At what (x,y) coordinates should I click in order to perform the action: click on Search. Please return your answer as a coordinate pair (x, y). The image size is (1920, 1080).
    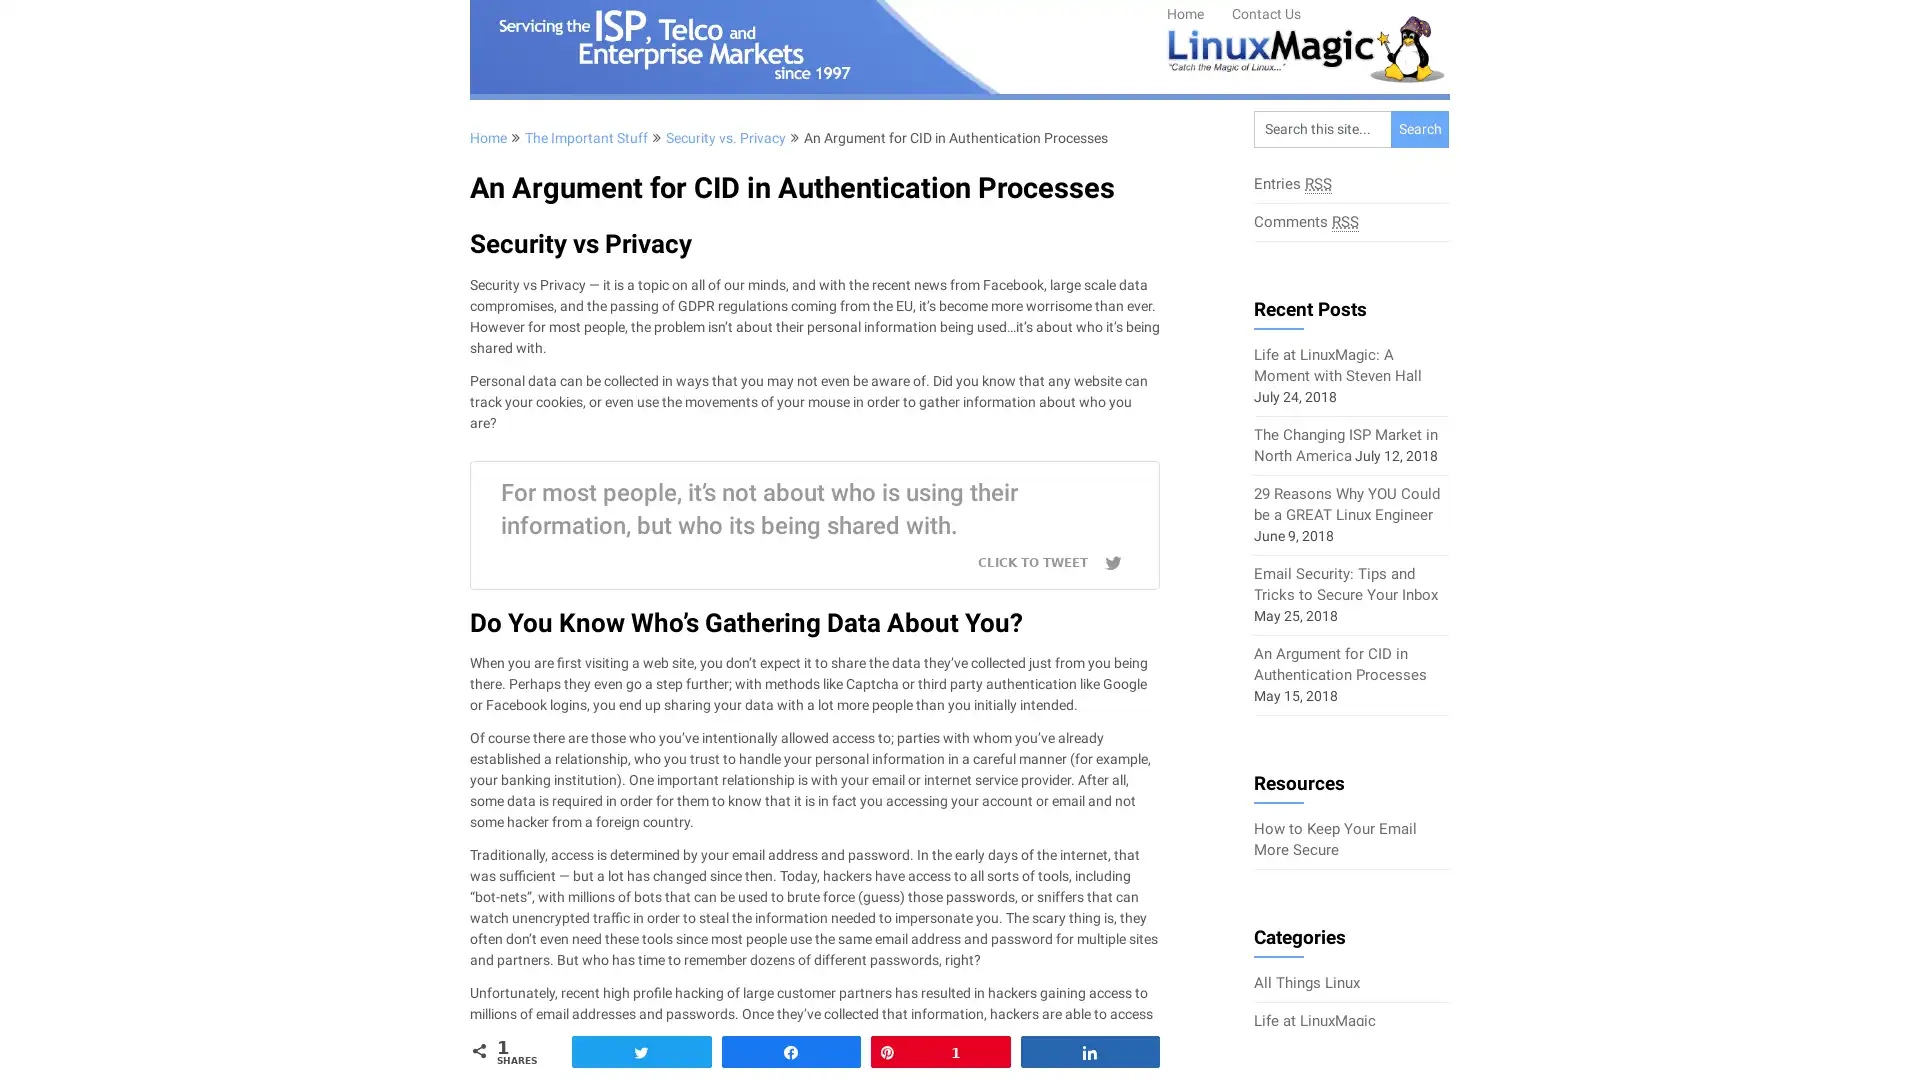
    Looking at the image, I should click on (1419, 128).